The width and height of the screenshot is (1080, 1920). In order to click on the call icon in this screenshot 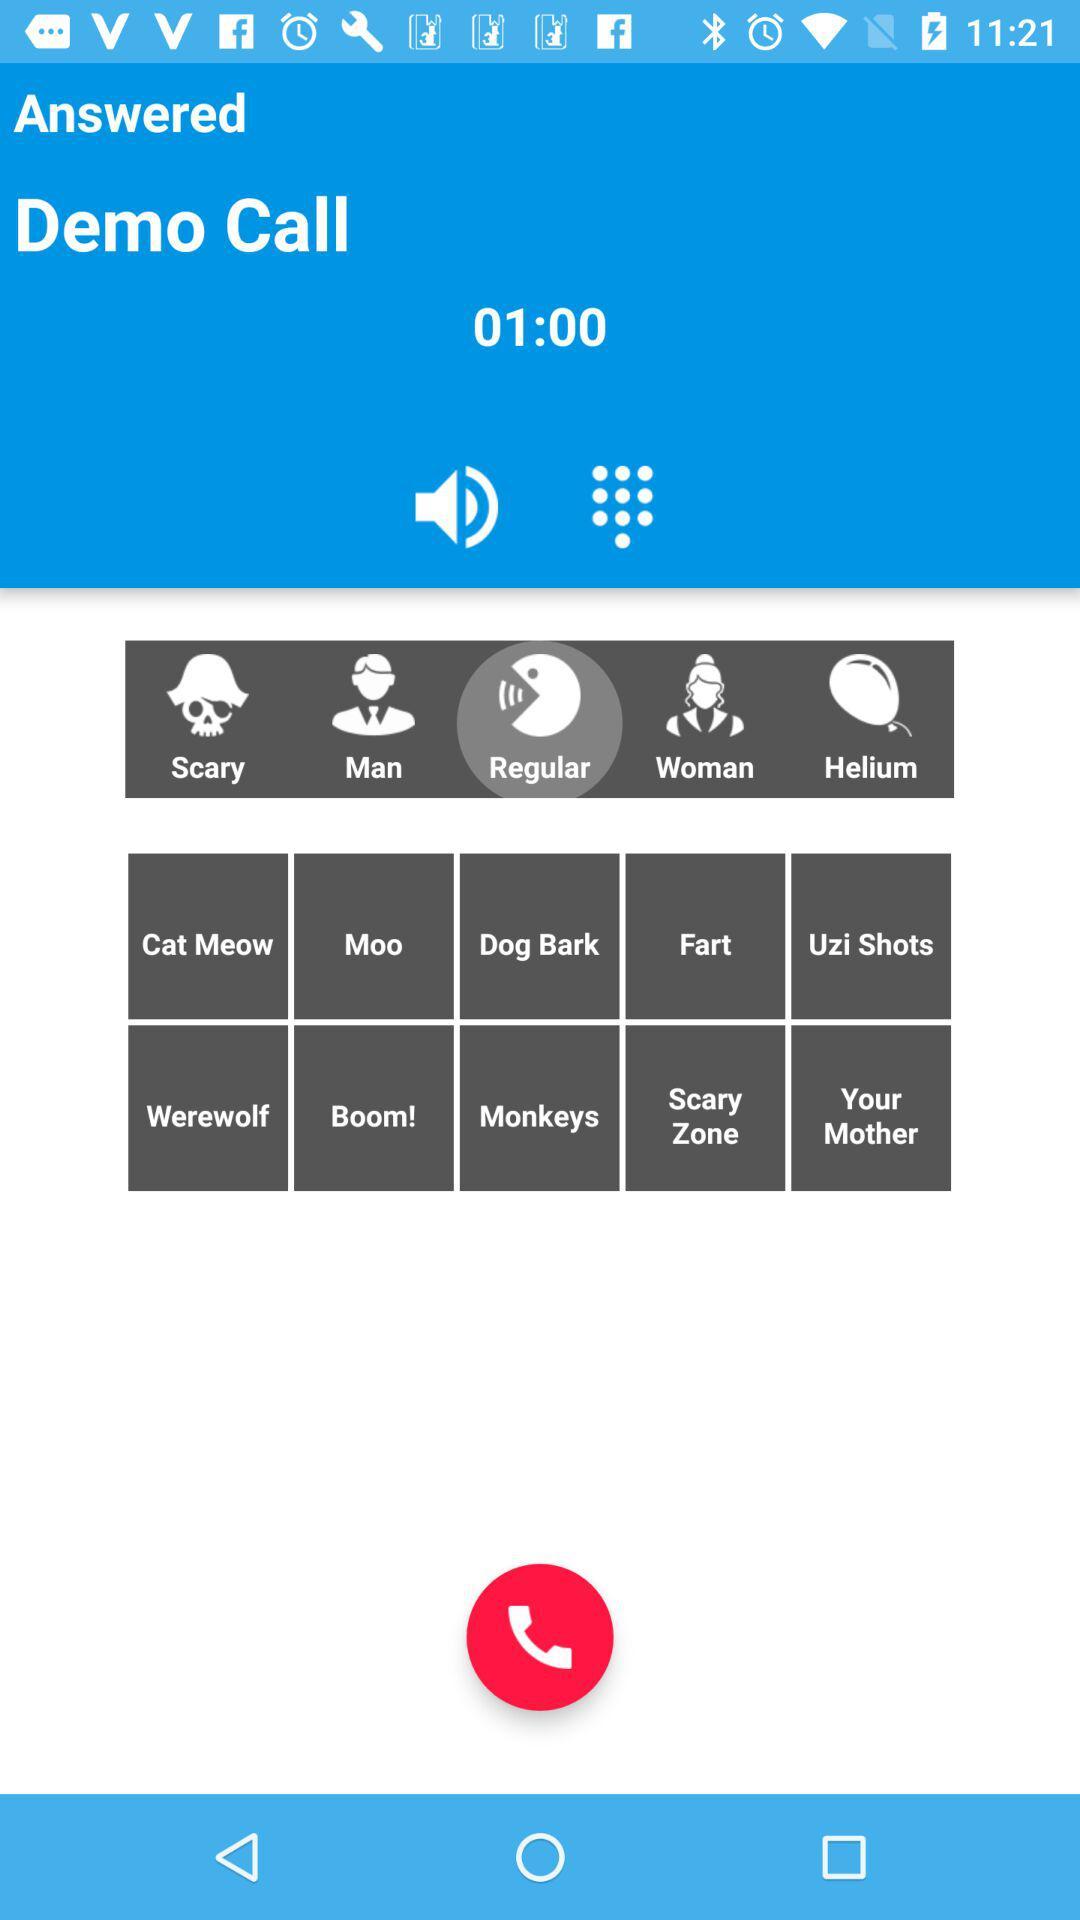, I will do `click(540, 1637)`.